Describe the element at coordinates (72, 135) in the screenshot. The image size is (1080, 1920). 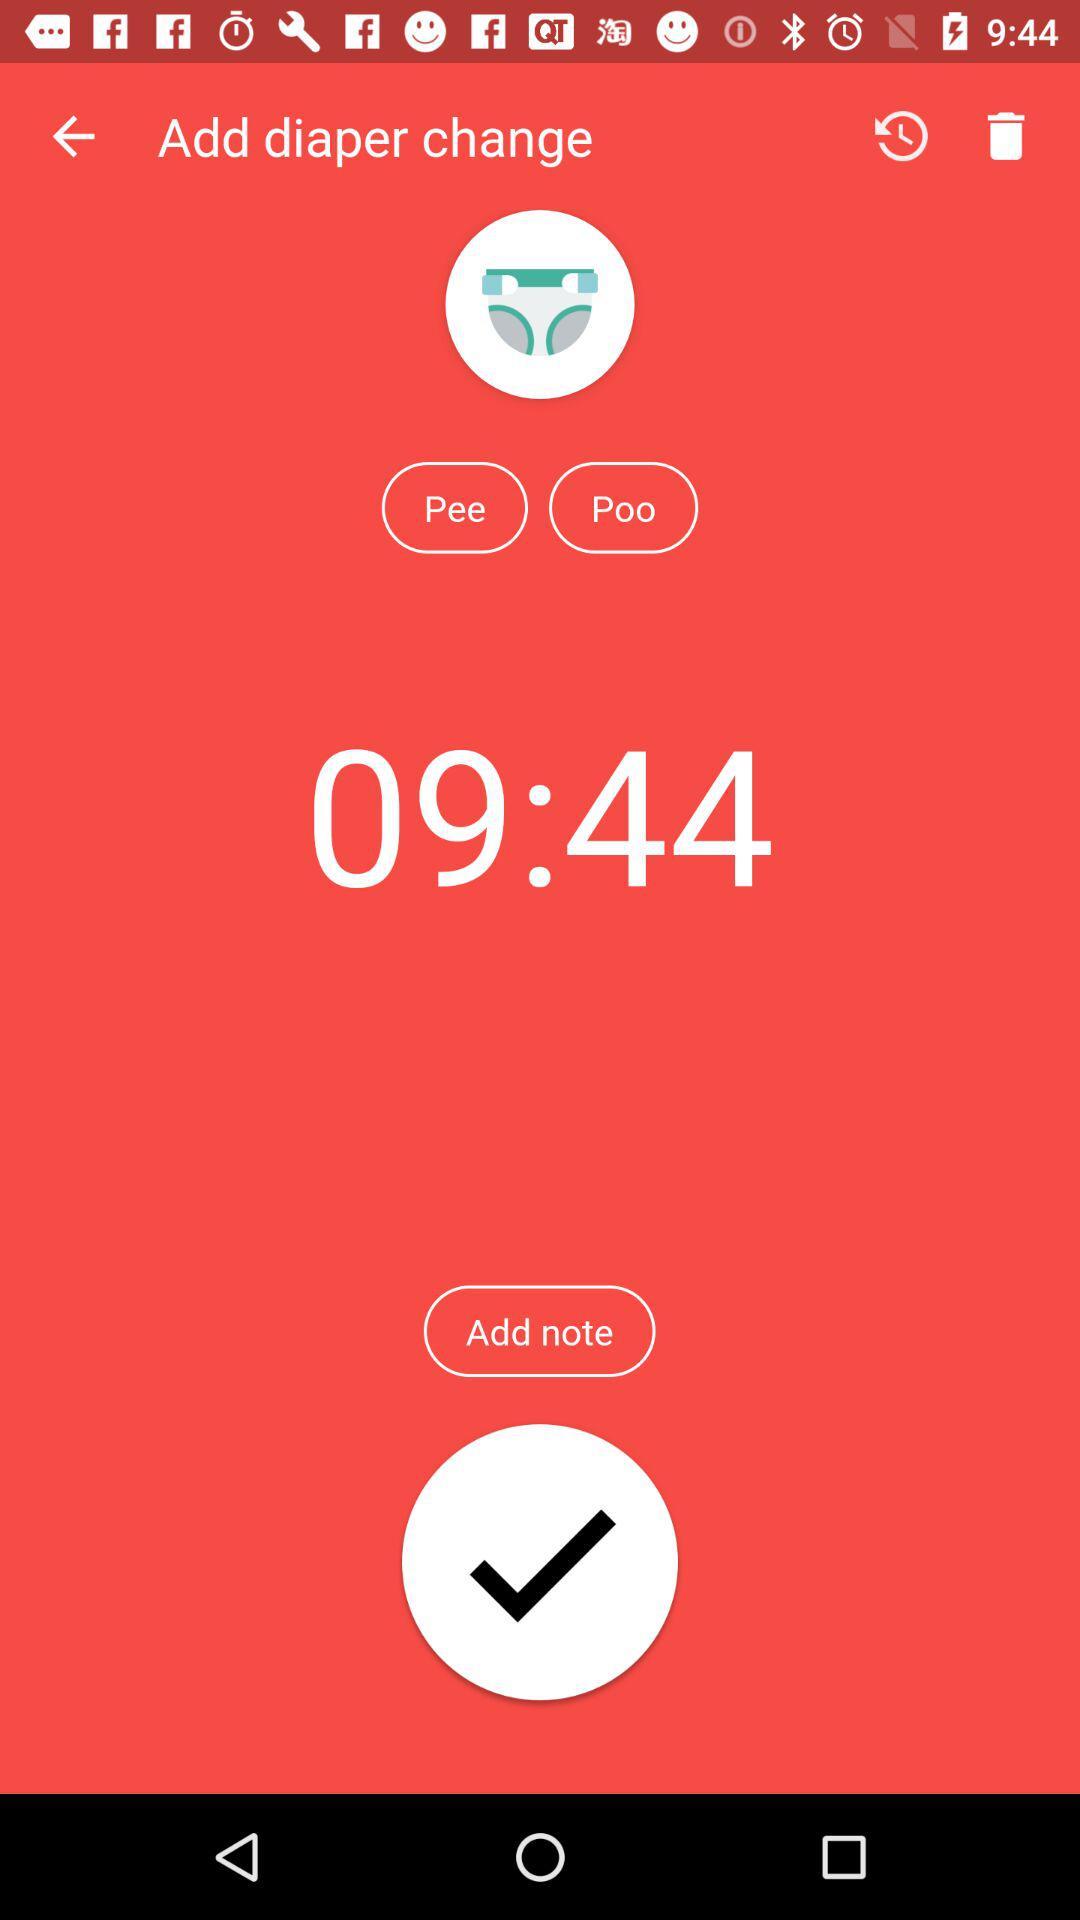
I see `app to the left of the add diaper change` at that location.